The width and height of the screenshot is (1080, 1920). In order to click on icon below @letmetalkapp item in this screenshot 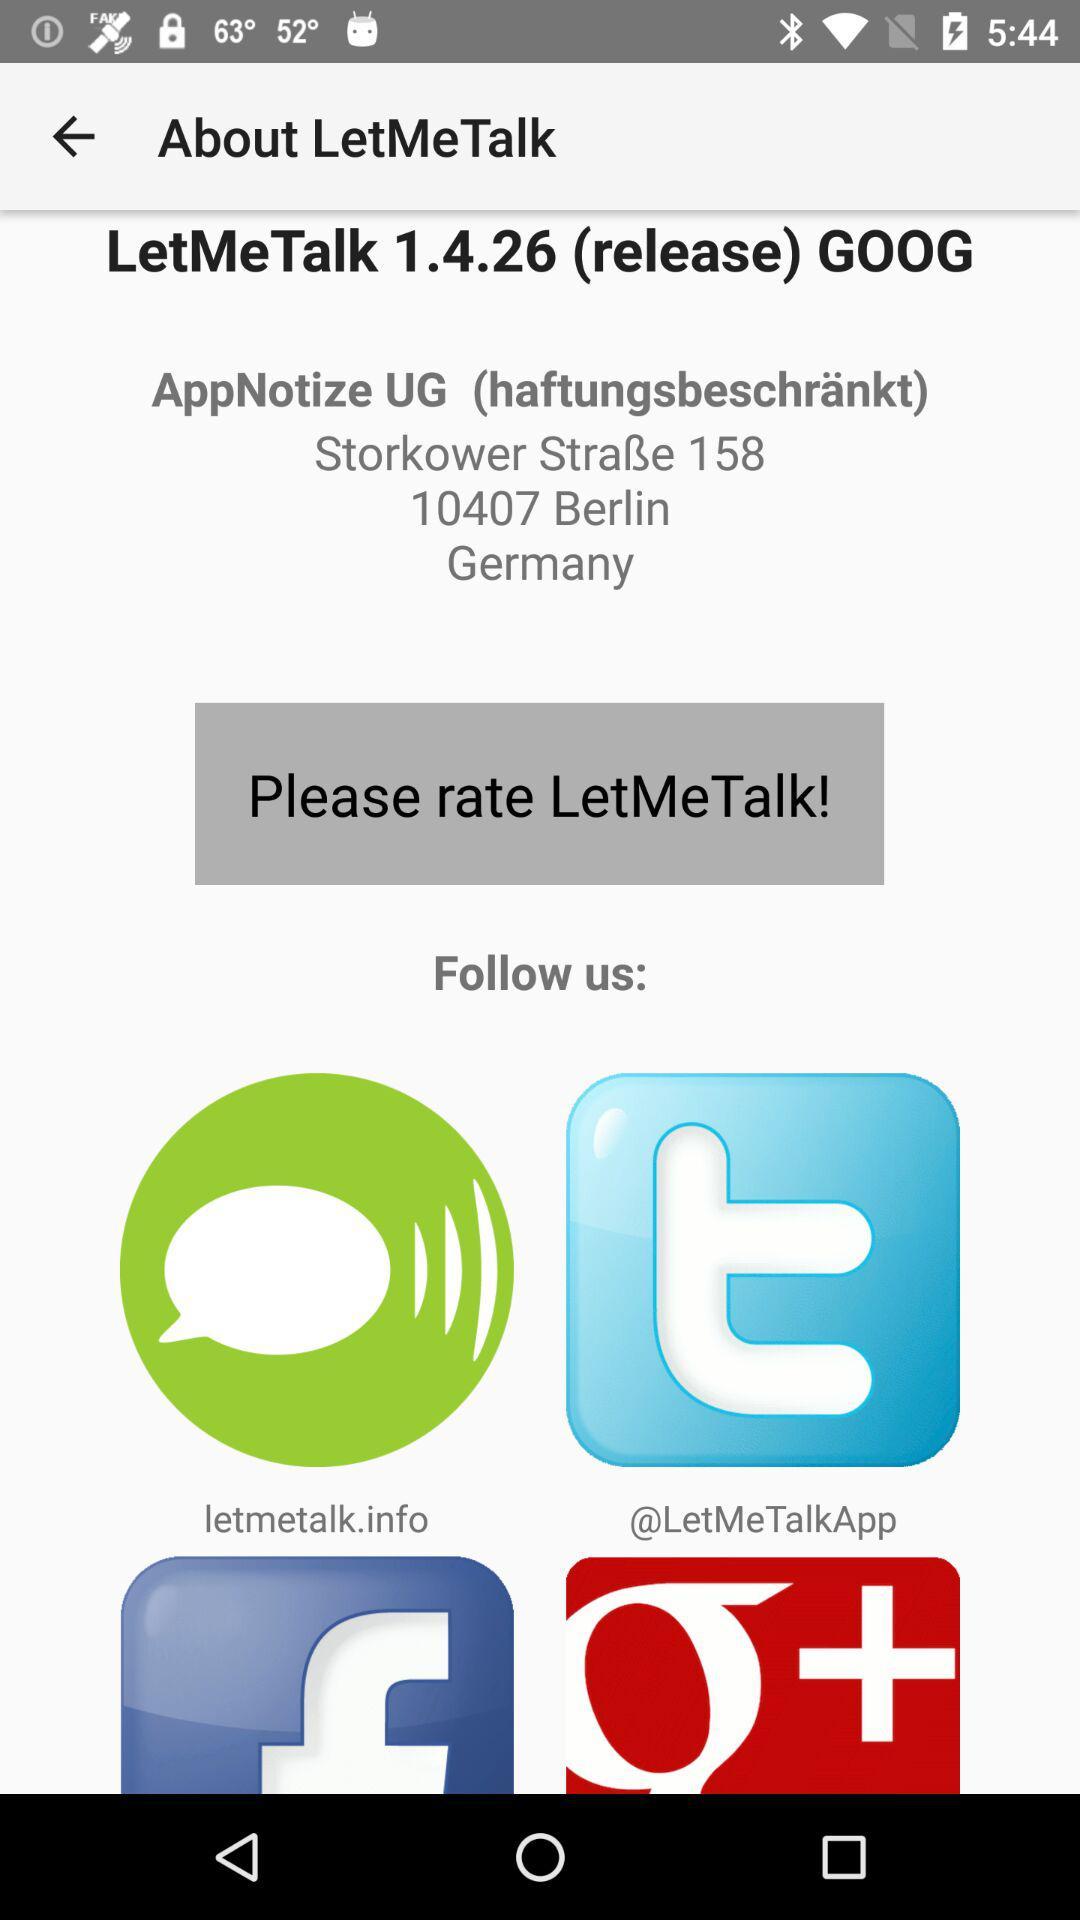, I will do `click(763, 1674)`.